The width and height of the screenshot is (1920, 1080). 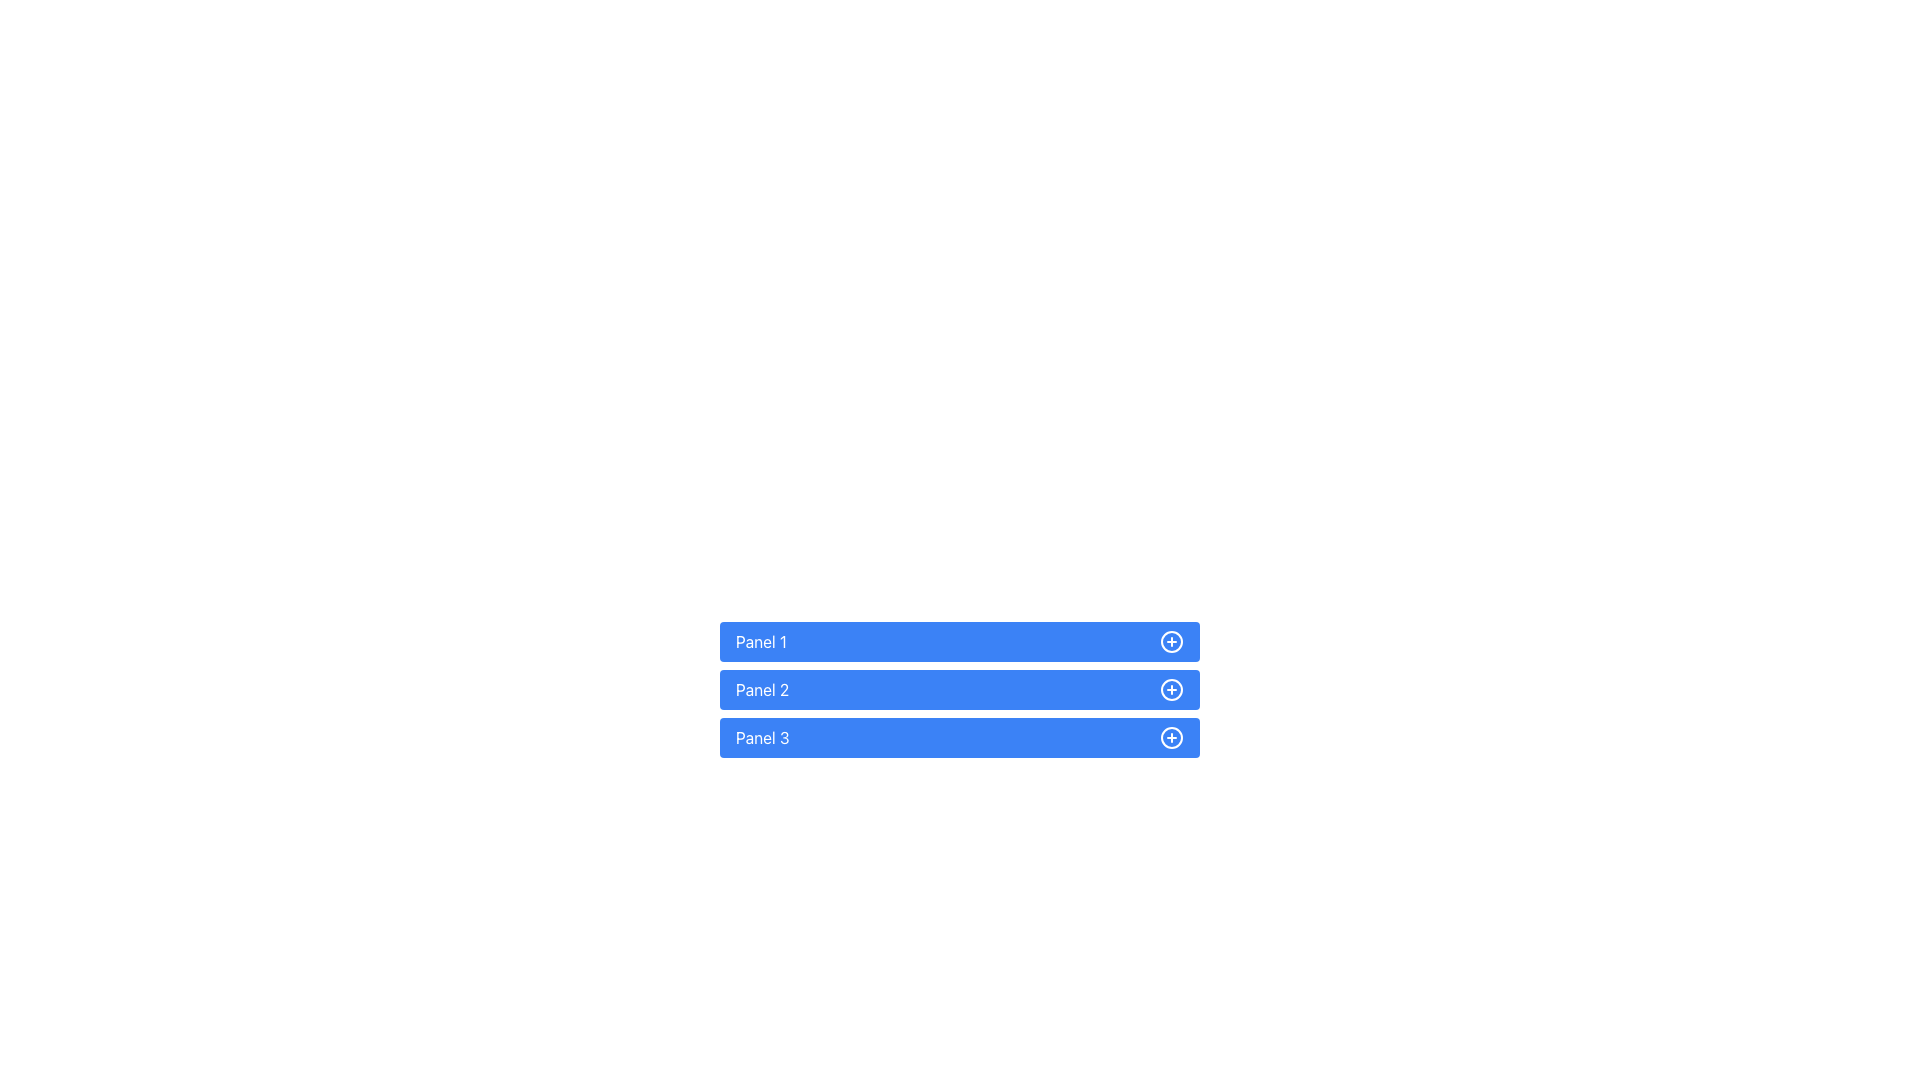 I want to click on the blue rectangular panel labeled 'Panel 3', so click(x=960, y=737).